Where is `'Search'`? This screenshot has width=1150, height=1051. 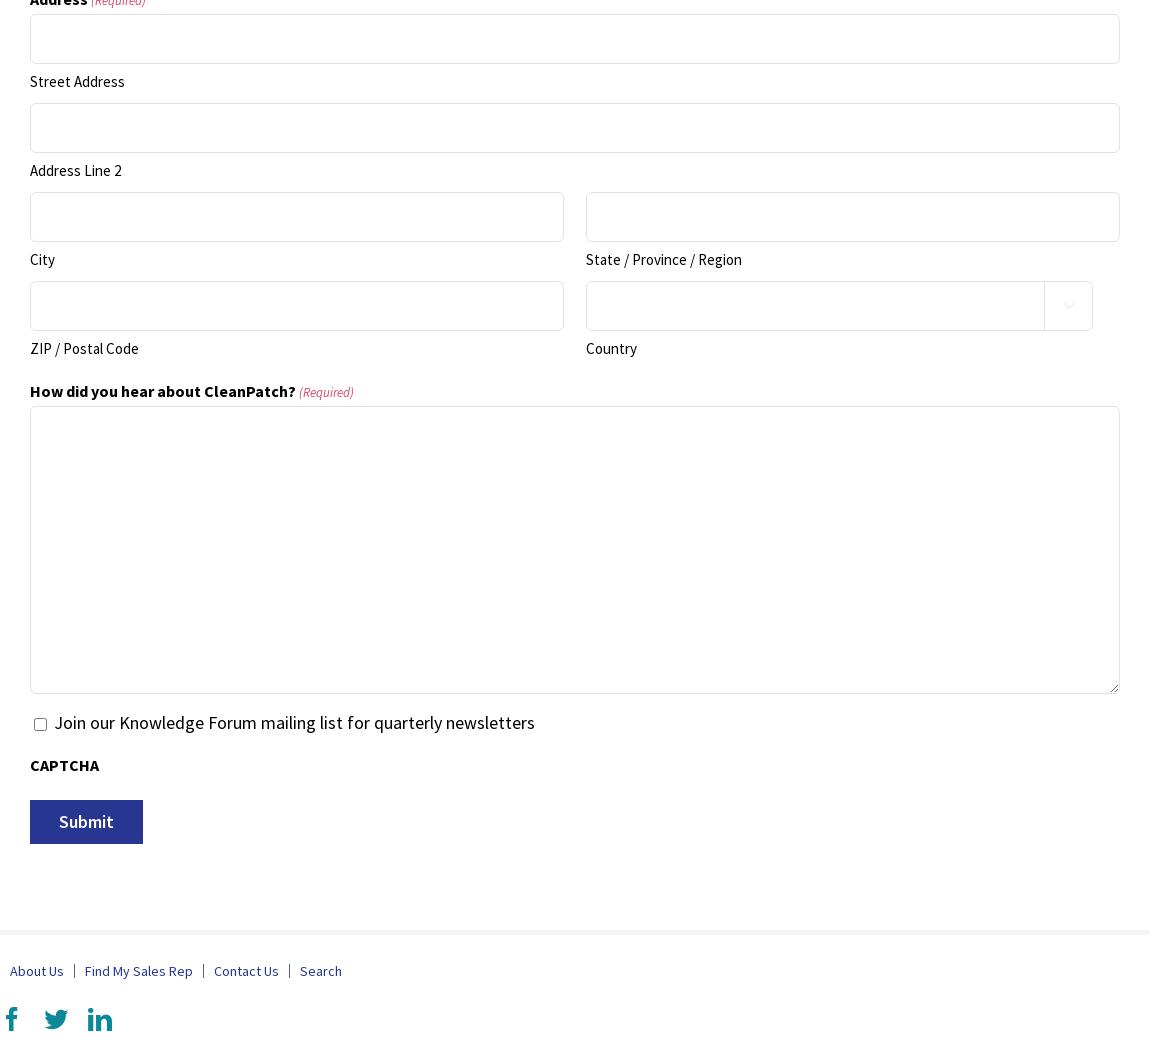 'Search' is located at coordinates (320, 971).